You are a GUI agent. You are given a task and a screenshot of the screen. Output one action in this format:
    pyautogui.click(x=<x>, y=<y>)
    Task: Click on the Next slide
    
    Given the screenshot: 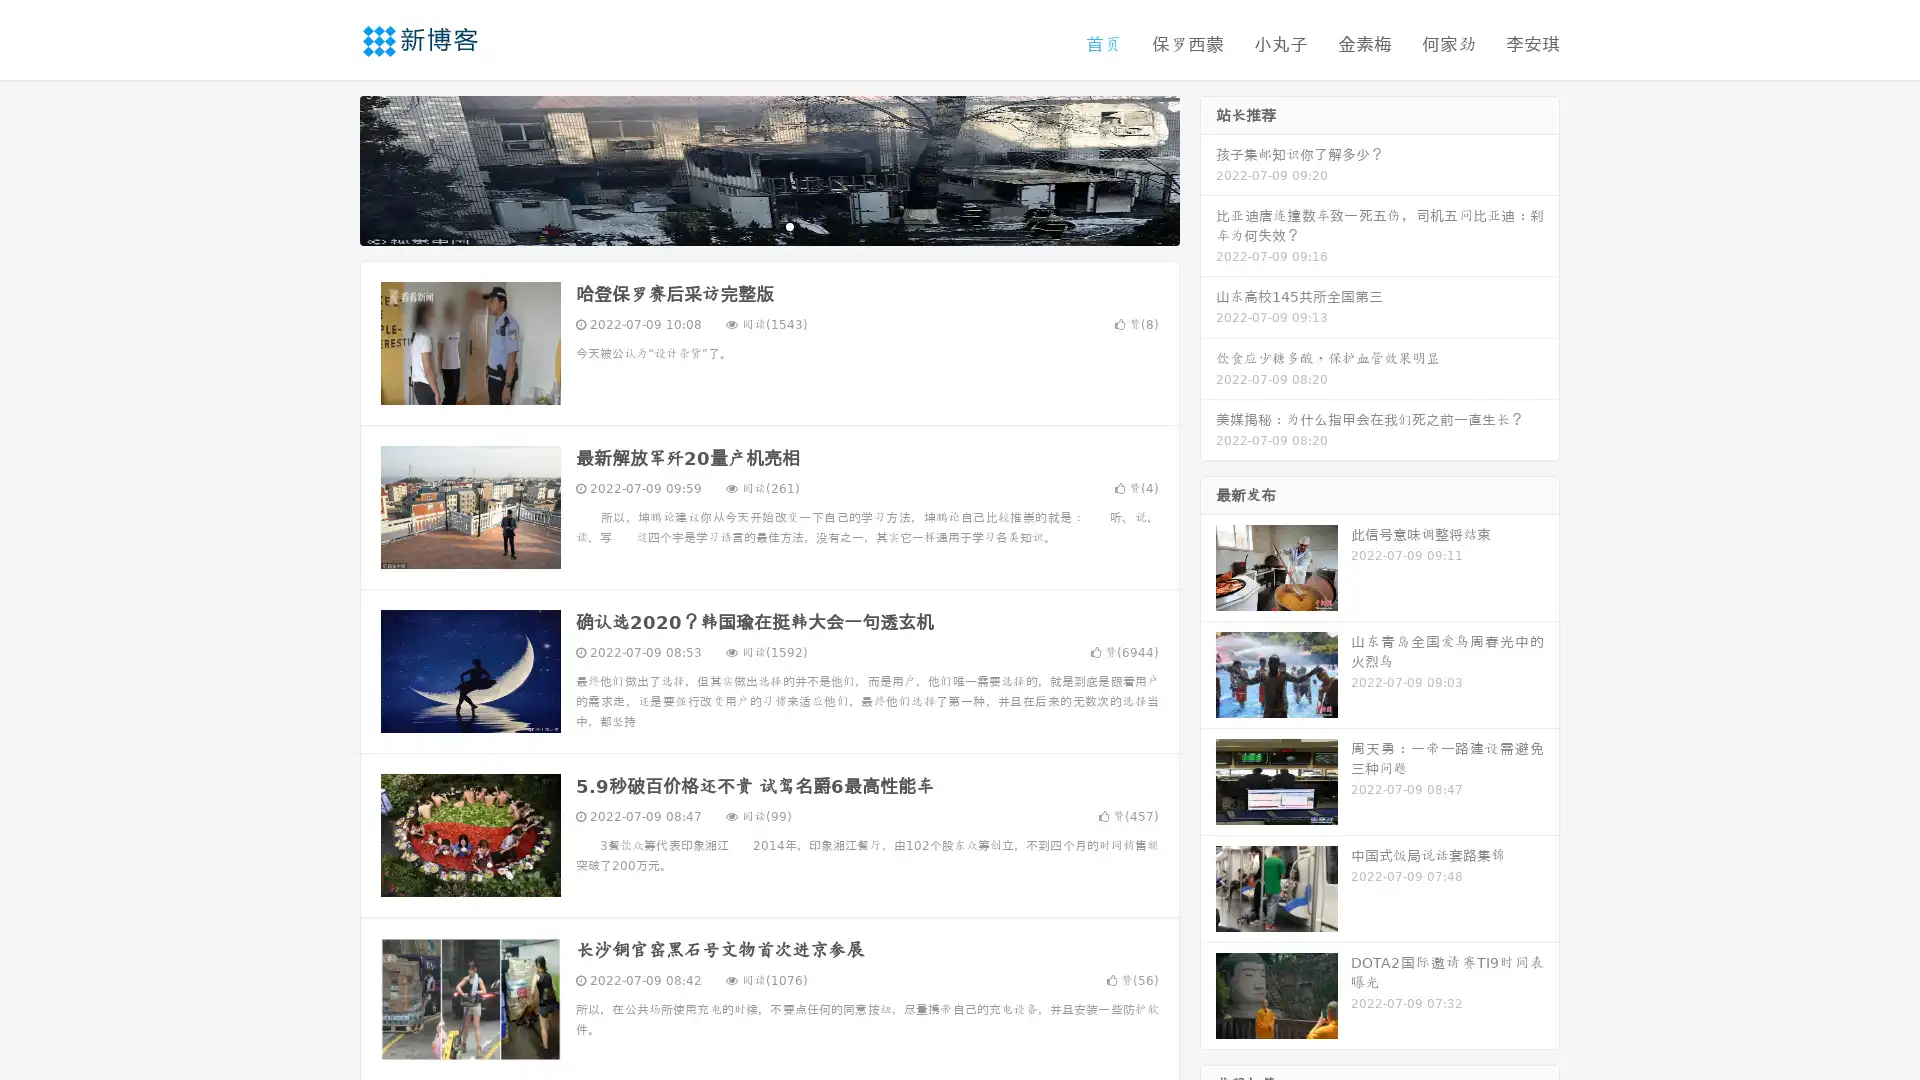 What is the action you would take?
    pyautogui.click(x=1208, y=168)
    